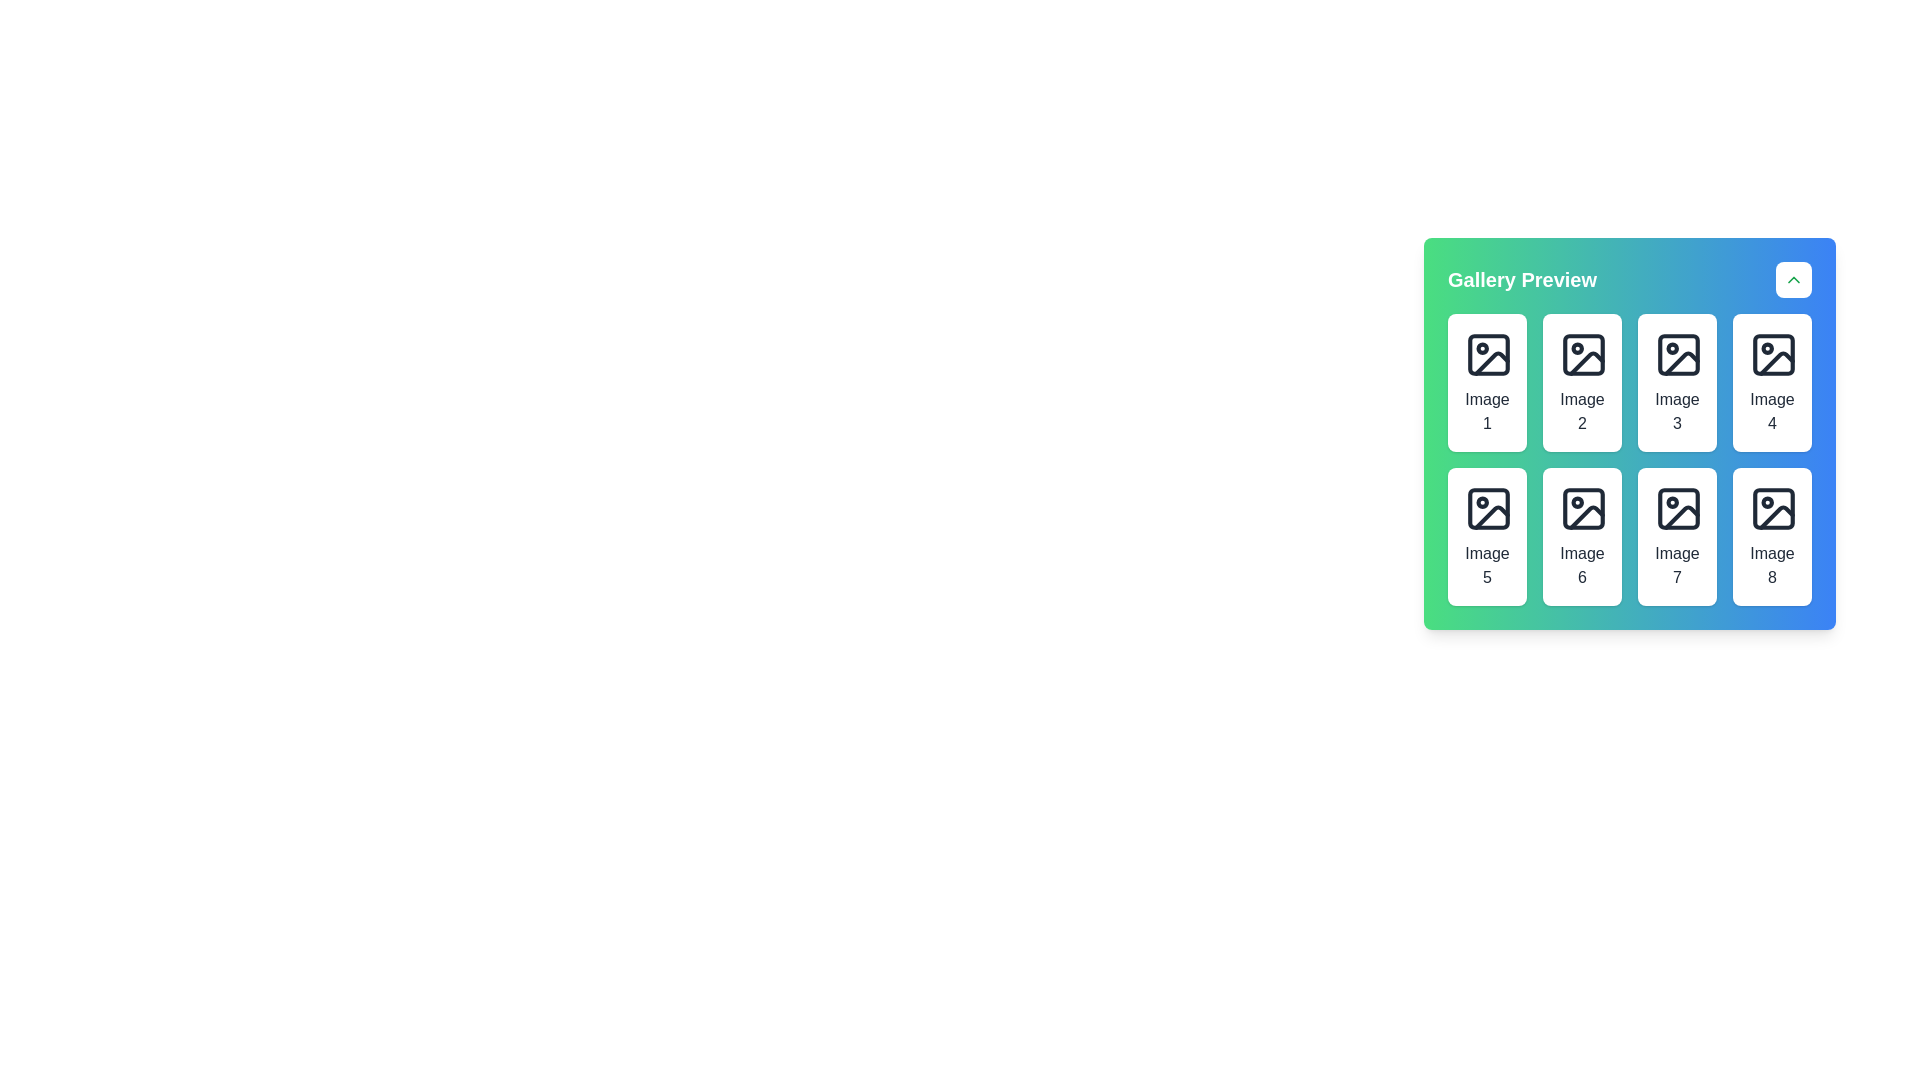 The image size is (1920, 1080). Describe the element at coordinates (1581, 411) in the screenshot. I see `the text label located beneath the image icon in the second item of the first row of the grid layout` at that location.